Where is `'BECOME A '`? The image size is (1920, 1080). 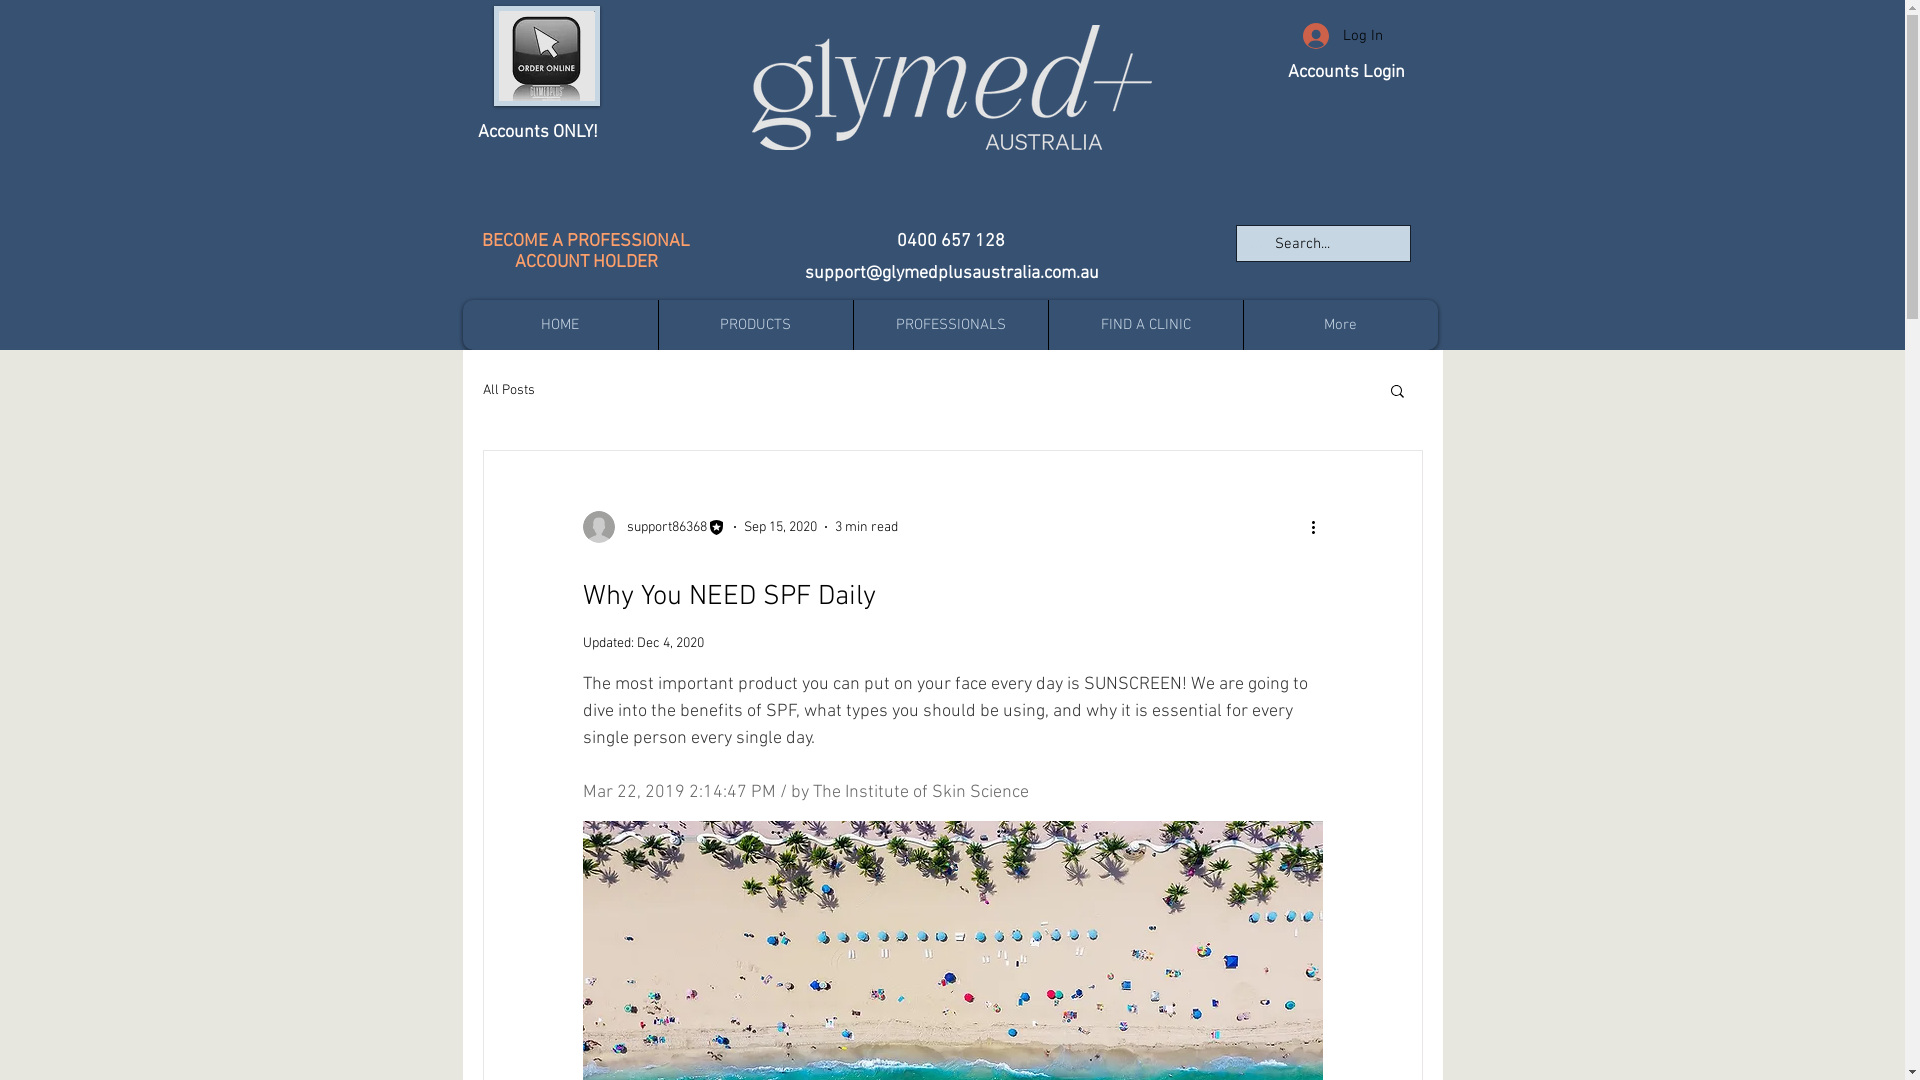
'BECOME A ' is located at coordinates (524, 240).